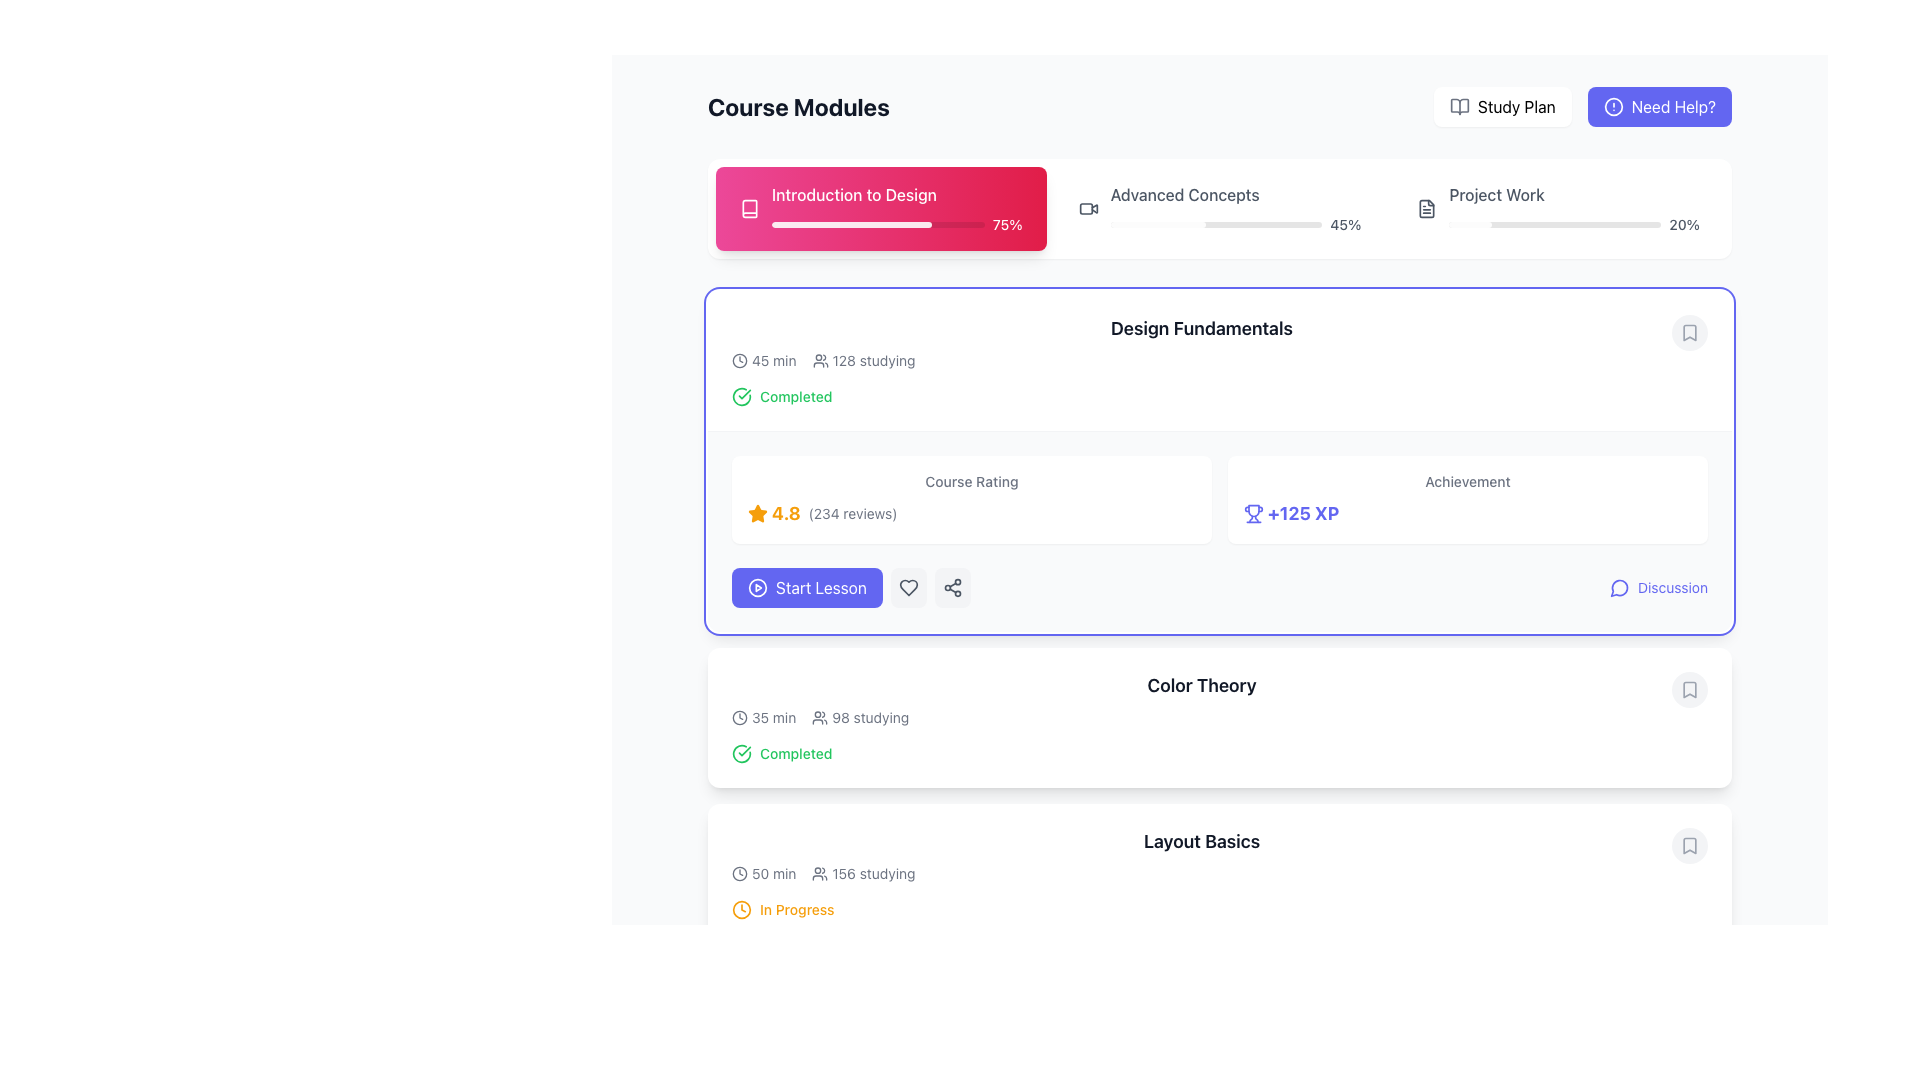  I want to click on the text label reading 'In Progress' styled in orange, located at the bottom of the page within the 'Layout Basics' section, to comprehend its ongoing status, so click(796, 910).